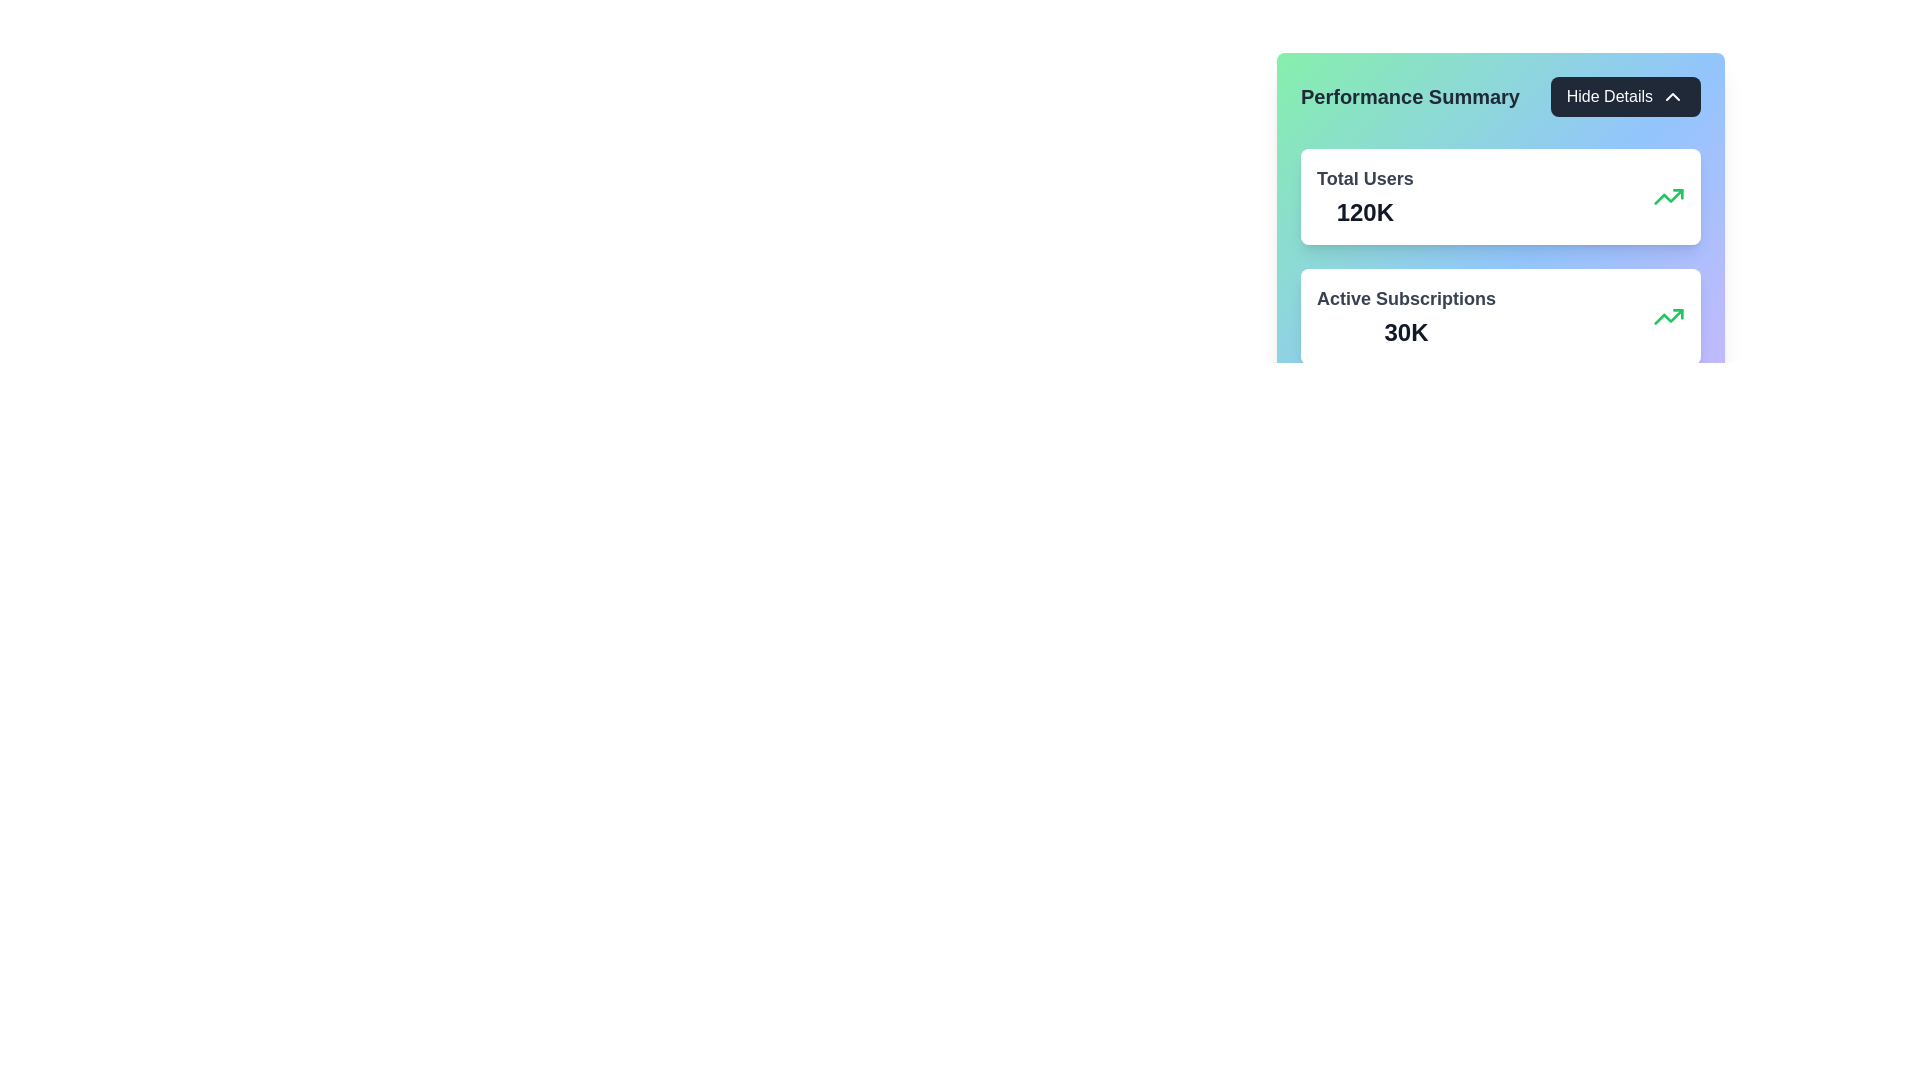 Image resolution: width=1920 pixels, height=1080 pixels. Describe the element at coordinates (1669, 196) in the screenshot. I see `the green upward trend icon, which represents progress or growth, located to the right of the 'Active Subscriptions' label in the lower section of the 'Performance Summary' card` at that location.